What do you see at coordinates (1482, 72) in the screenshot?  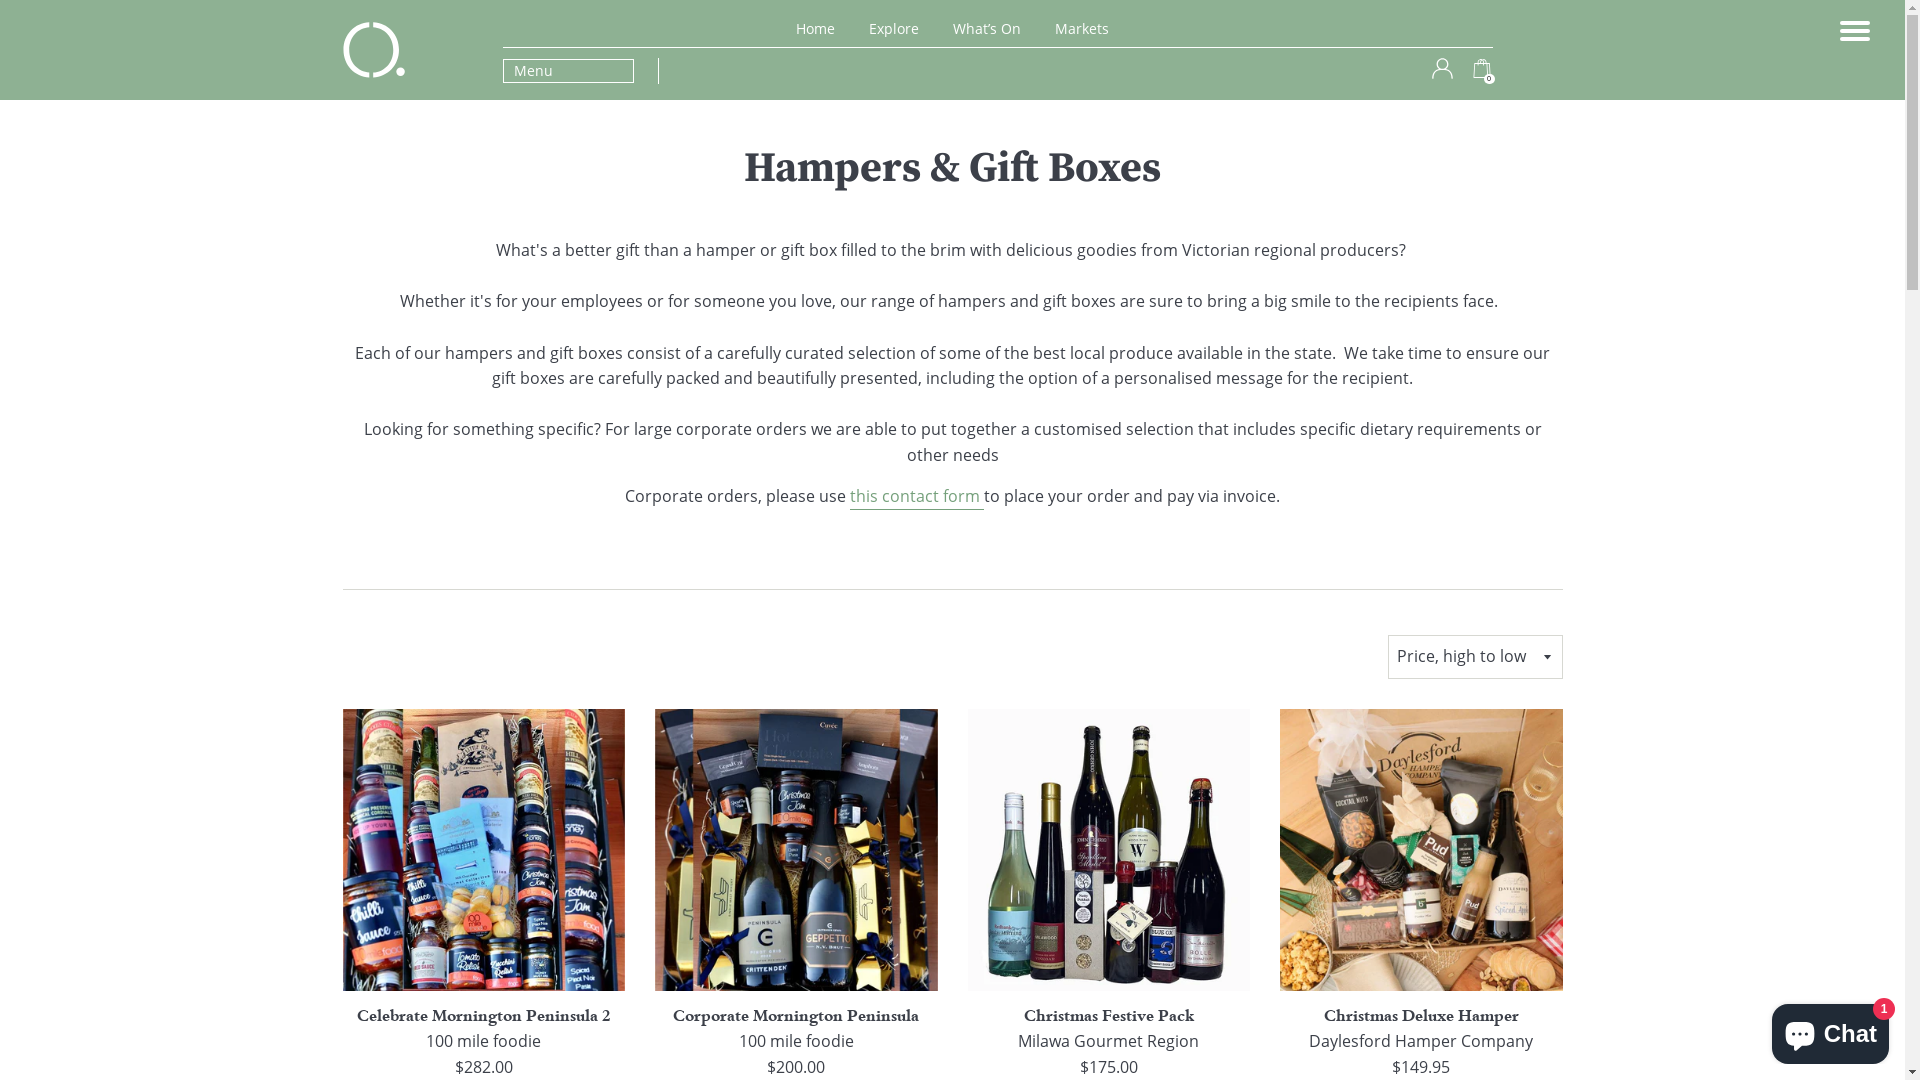 I see `'0'` at bounding box center [1482, 72].